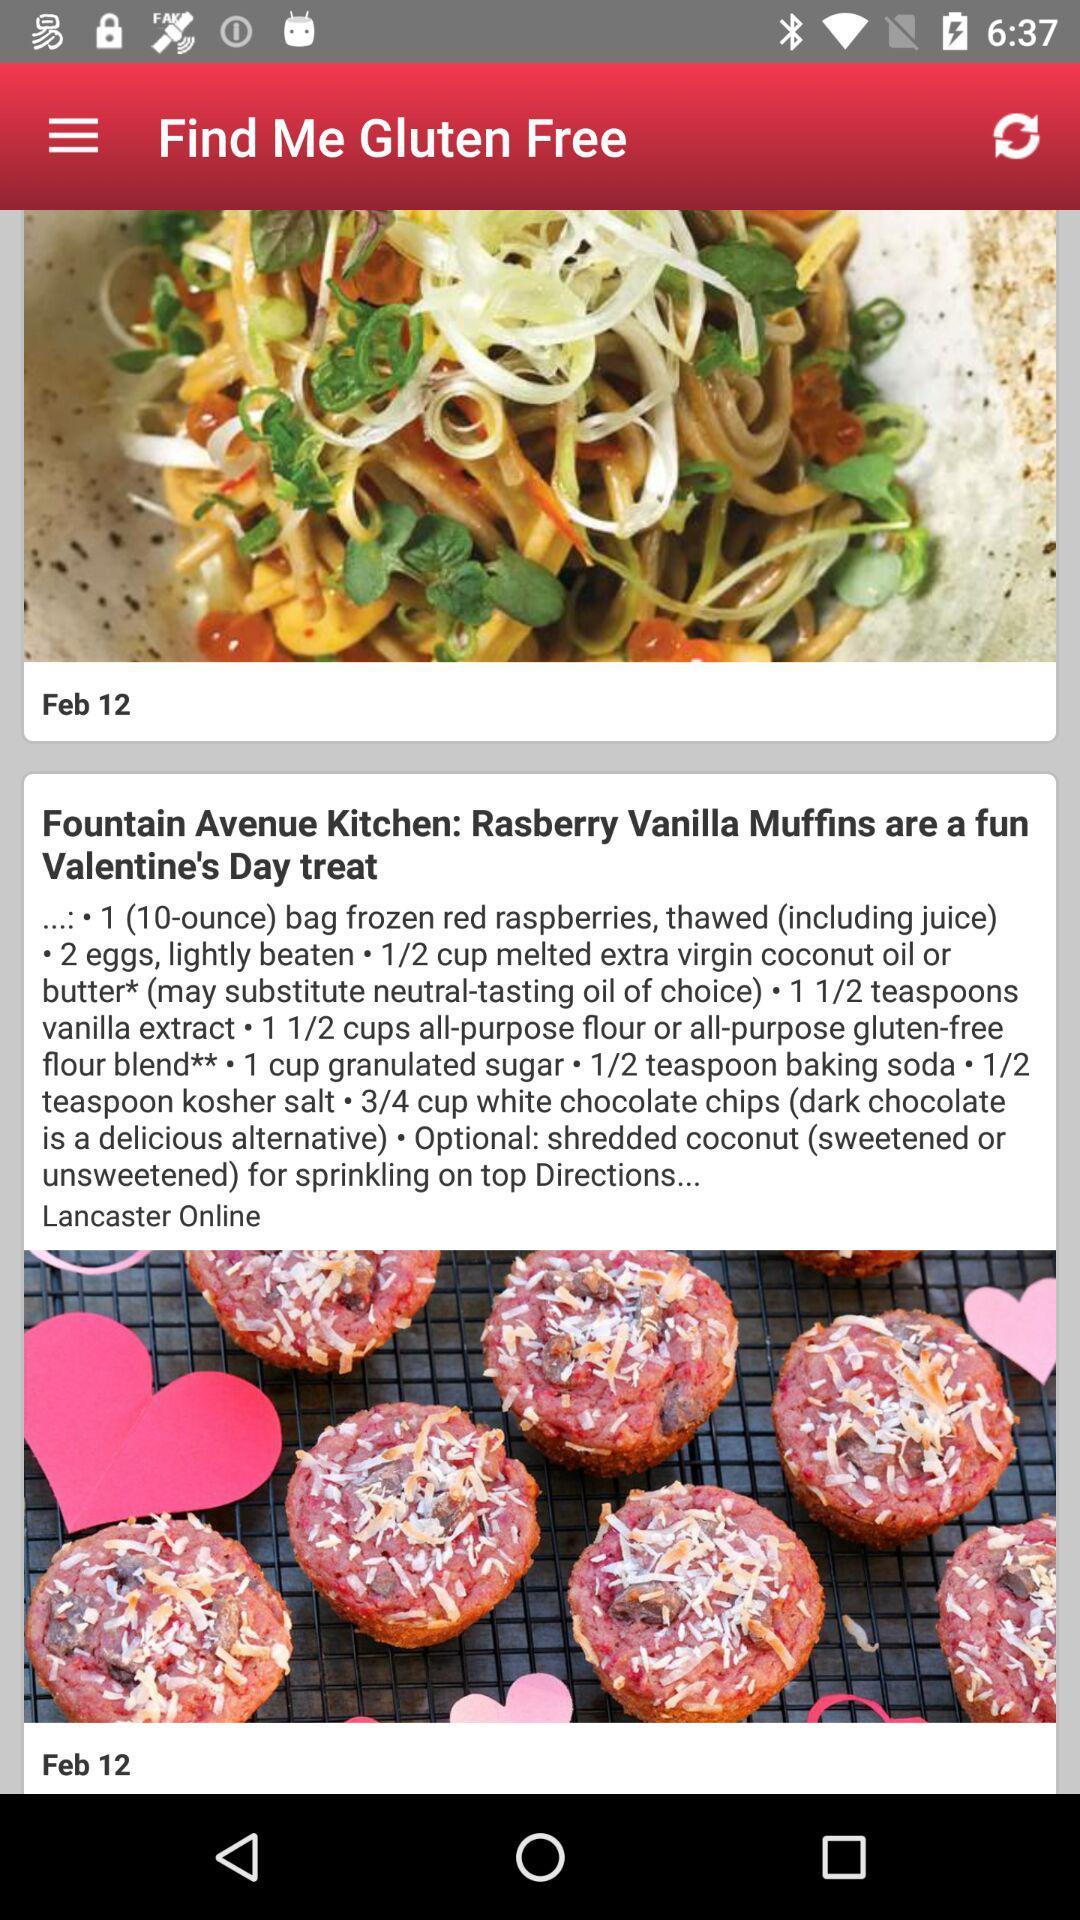 This screenshot has width=1080, height=1920. Describe the element at coordinates (540, 843) in the screenshot. I see `fountain avenue kitchen` at that location.